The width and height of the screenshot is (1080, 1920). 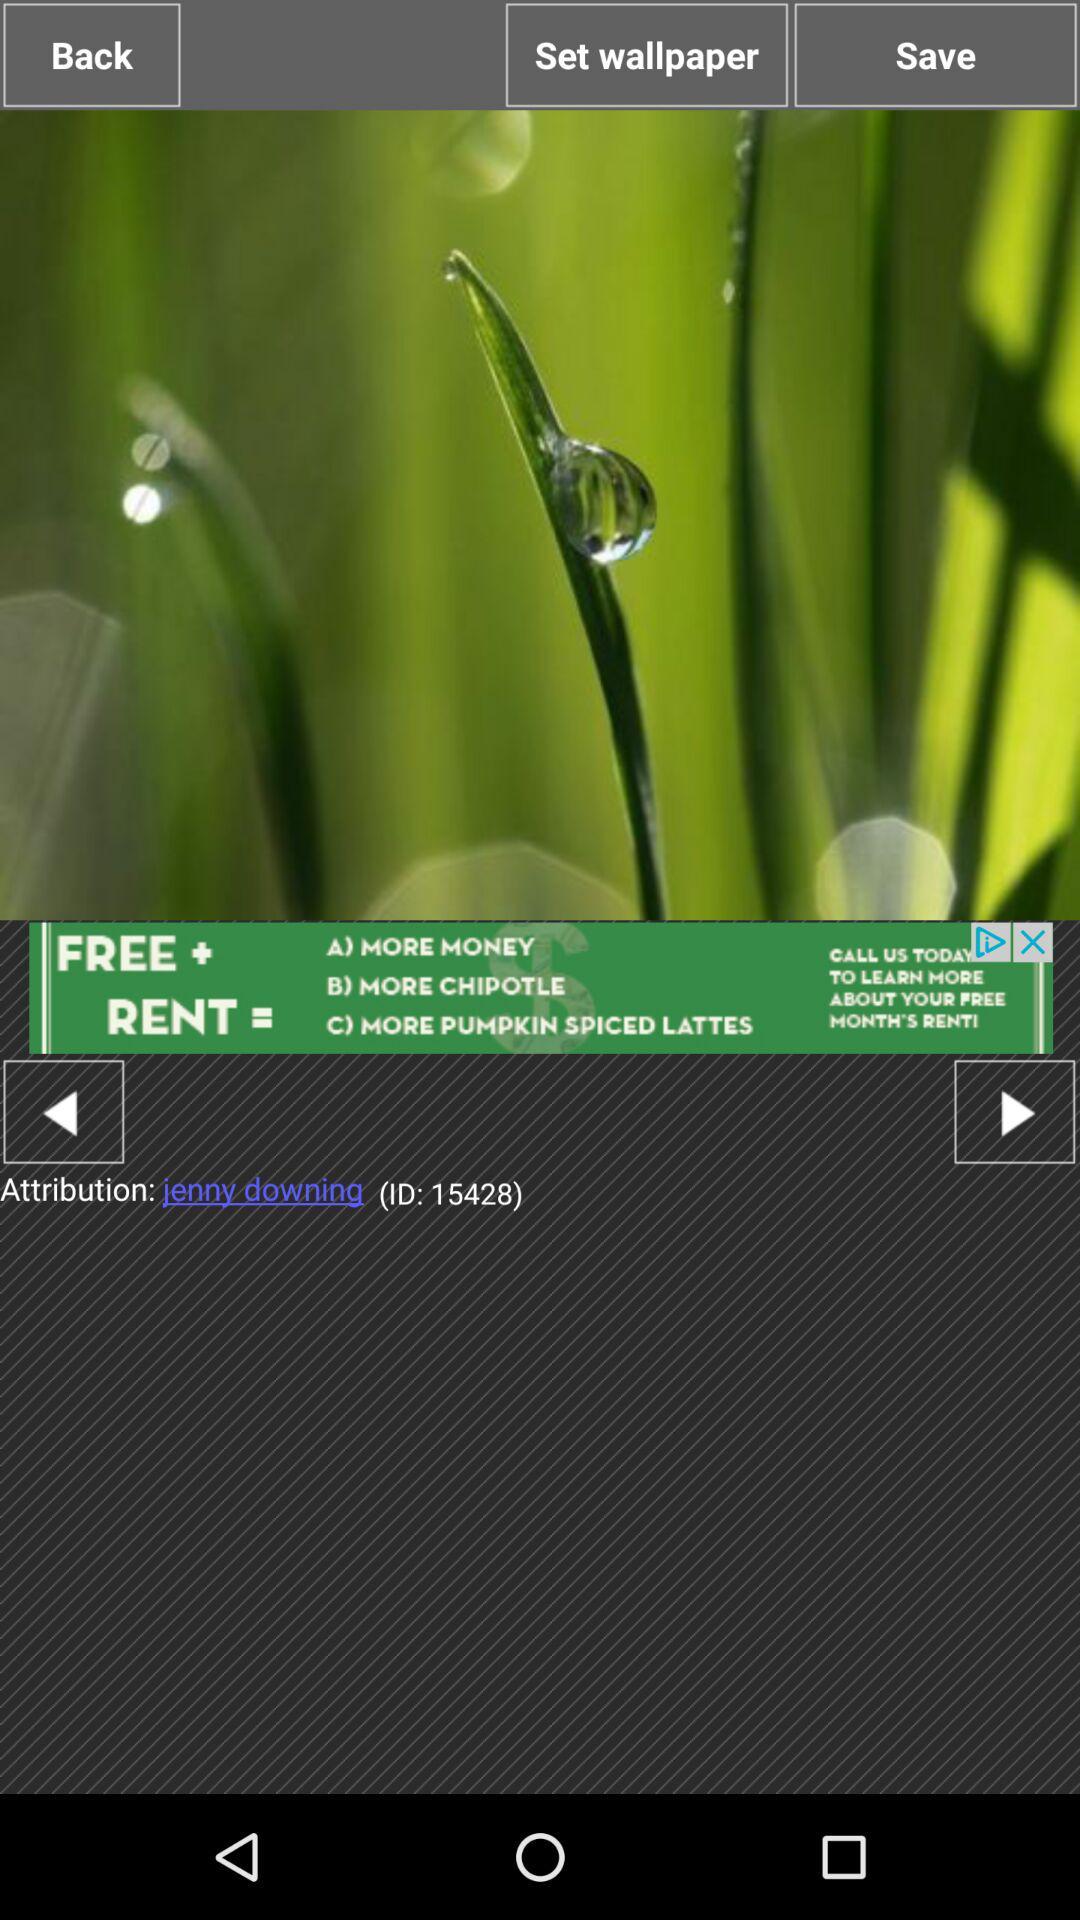 What do you see at coordinates (540, 988) in the screenshot?
I see `open` at bounding box center [540, 988].